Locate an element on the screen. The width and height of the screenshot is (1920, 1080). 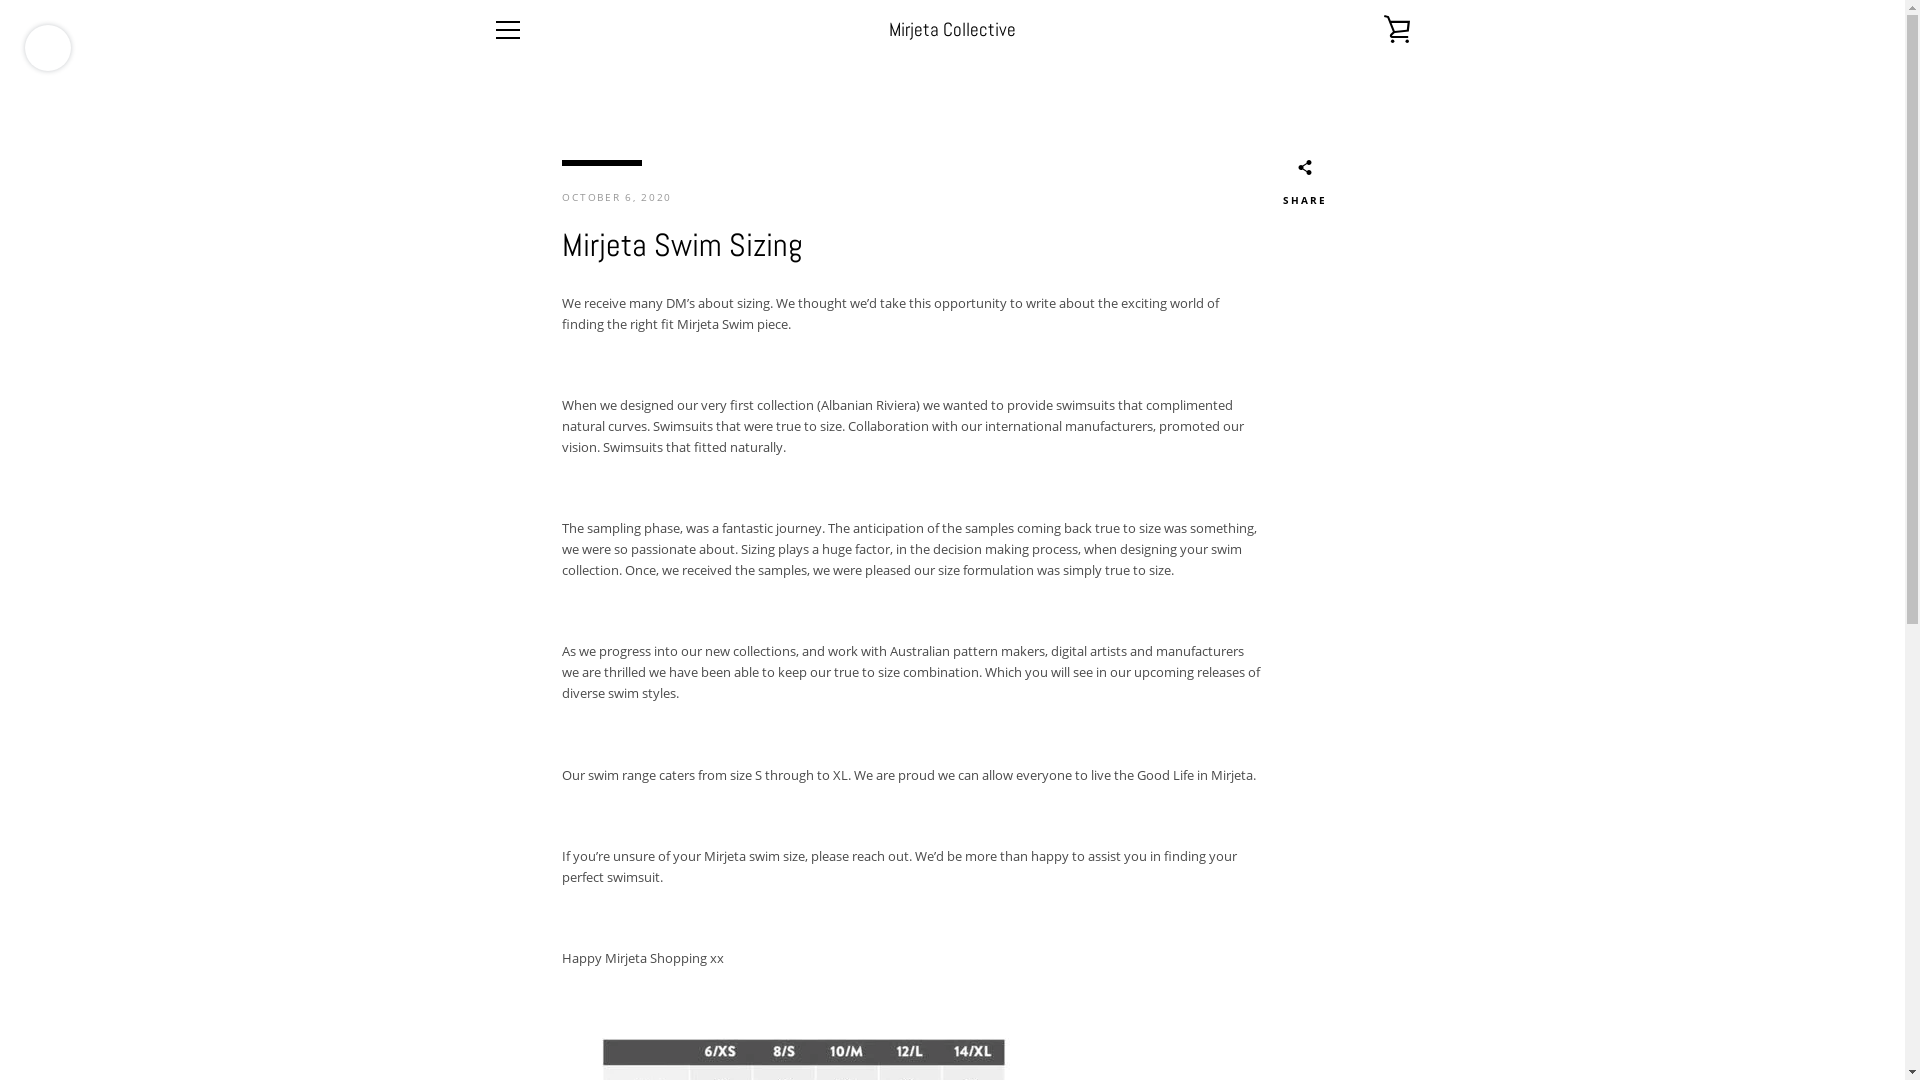
'LEGALS' is located at coordinates (513, 895).